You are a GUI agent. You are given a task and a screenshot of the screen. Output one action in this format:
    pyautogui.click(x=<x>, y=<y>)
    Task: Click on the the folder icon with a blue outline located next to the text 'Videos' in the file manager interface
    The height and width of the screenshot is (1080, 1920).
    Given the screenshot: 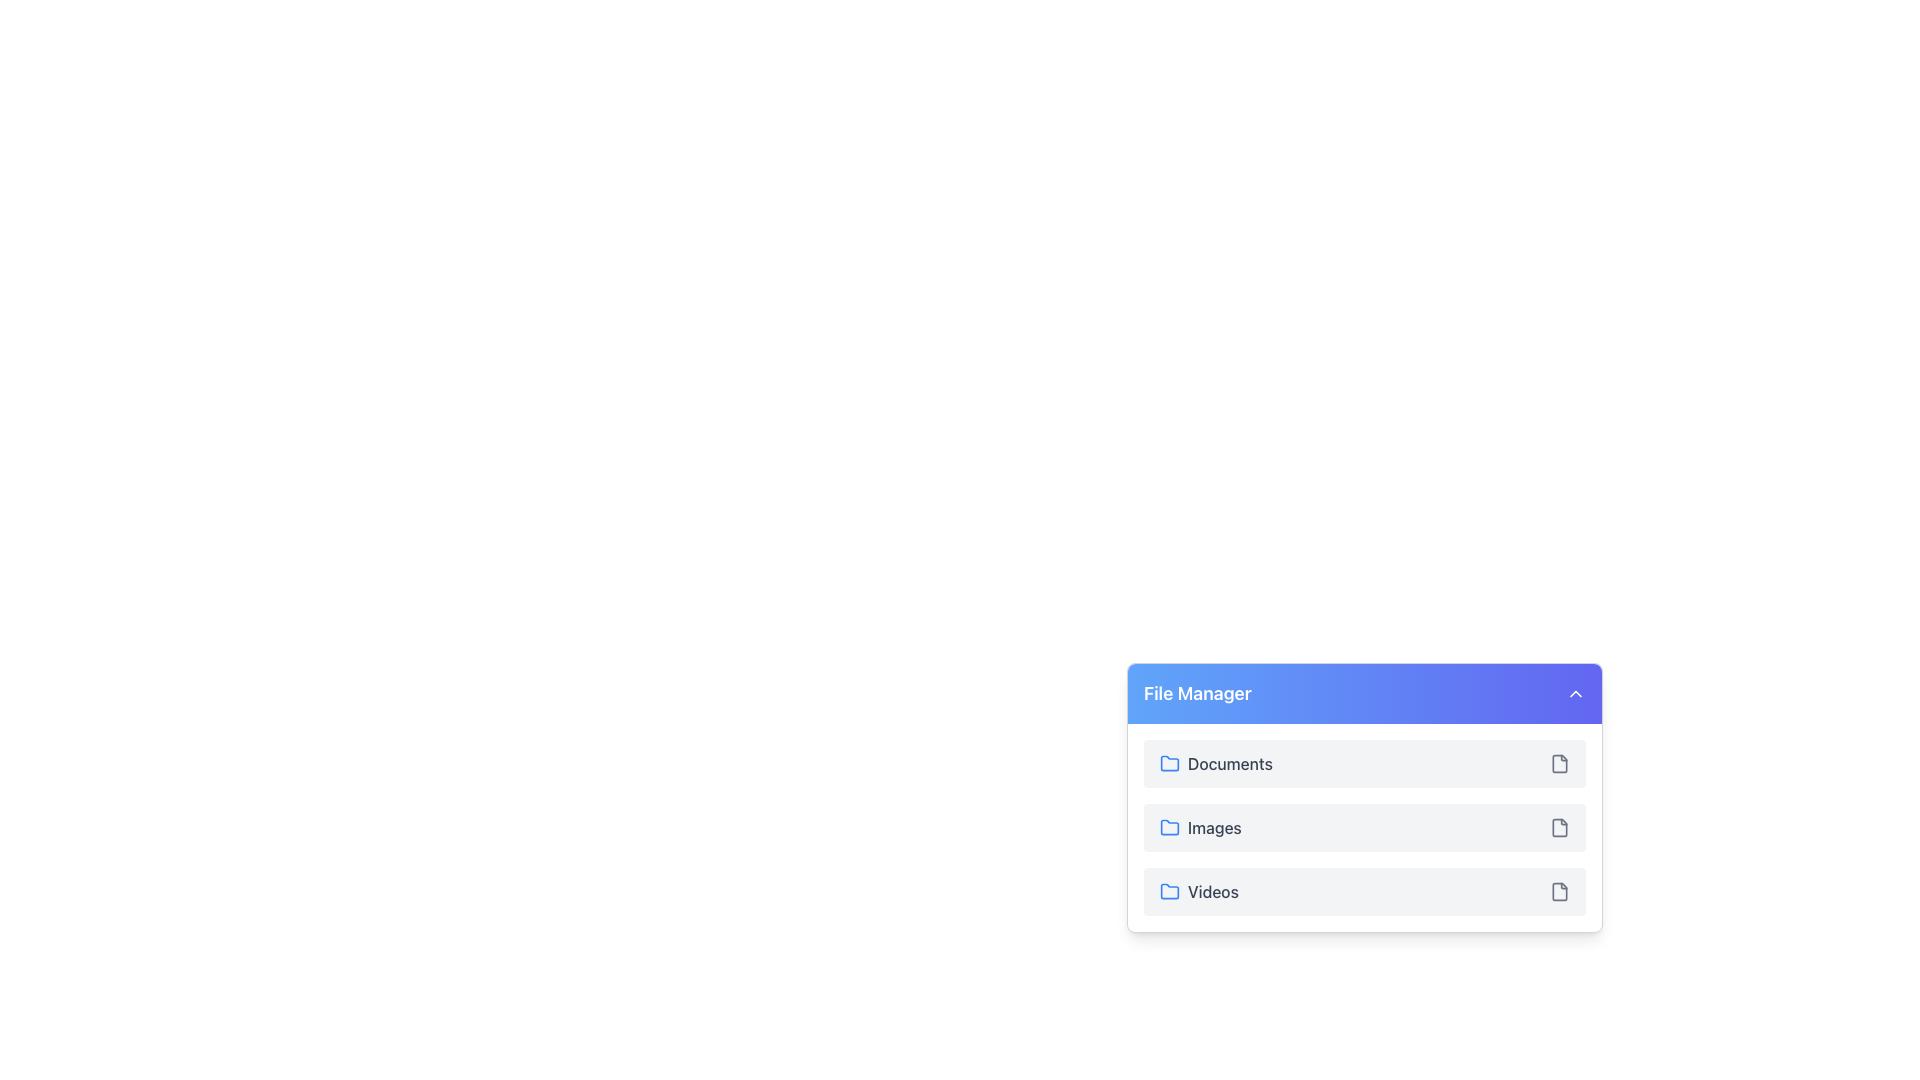 What is the action you would take?
    pyautogui.click(x=1170, y=890)
    